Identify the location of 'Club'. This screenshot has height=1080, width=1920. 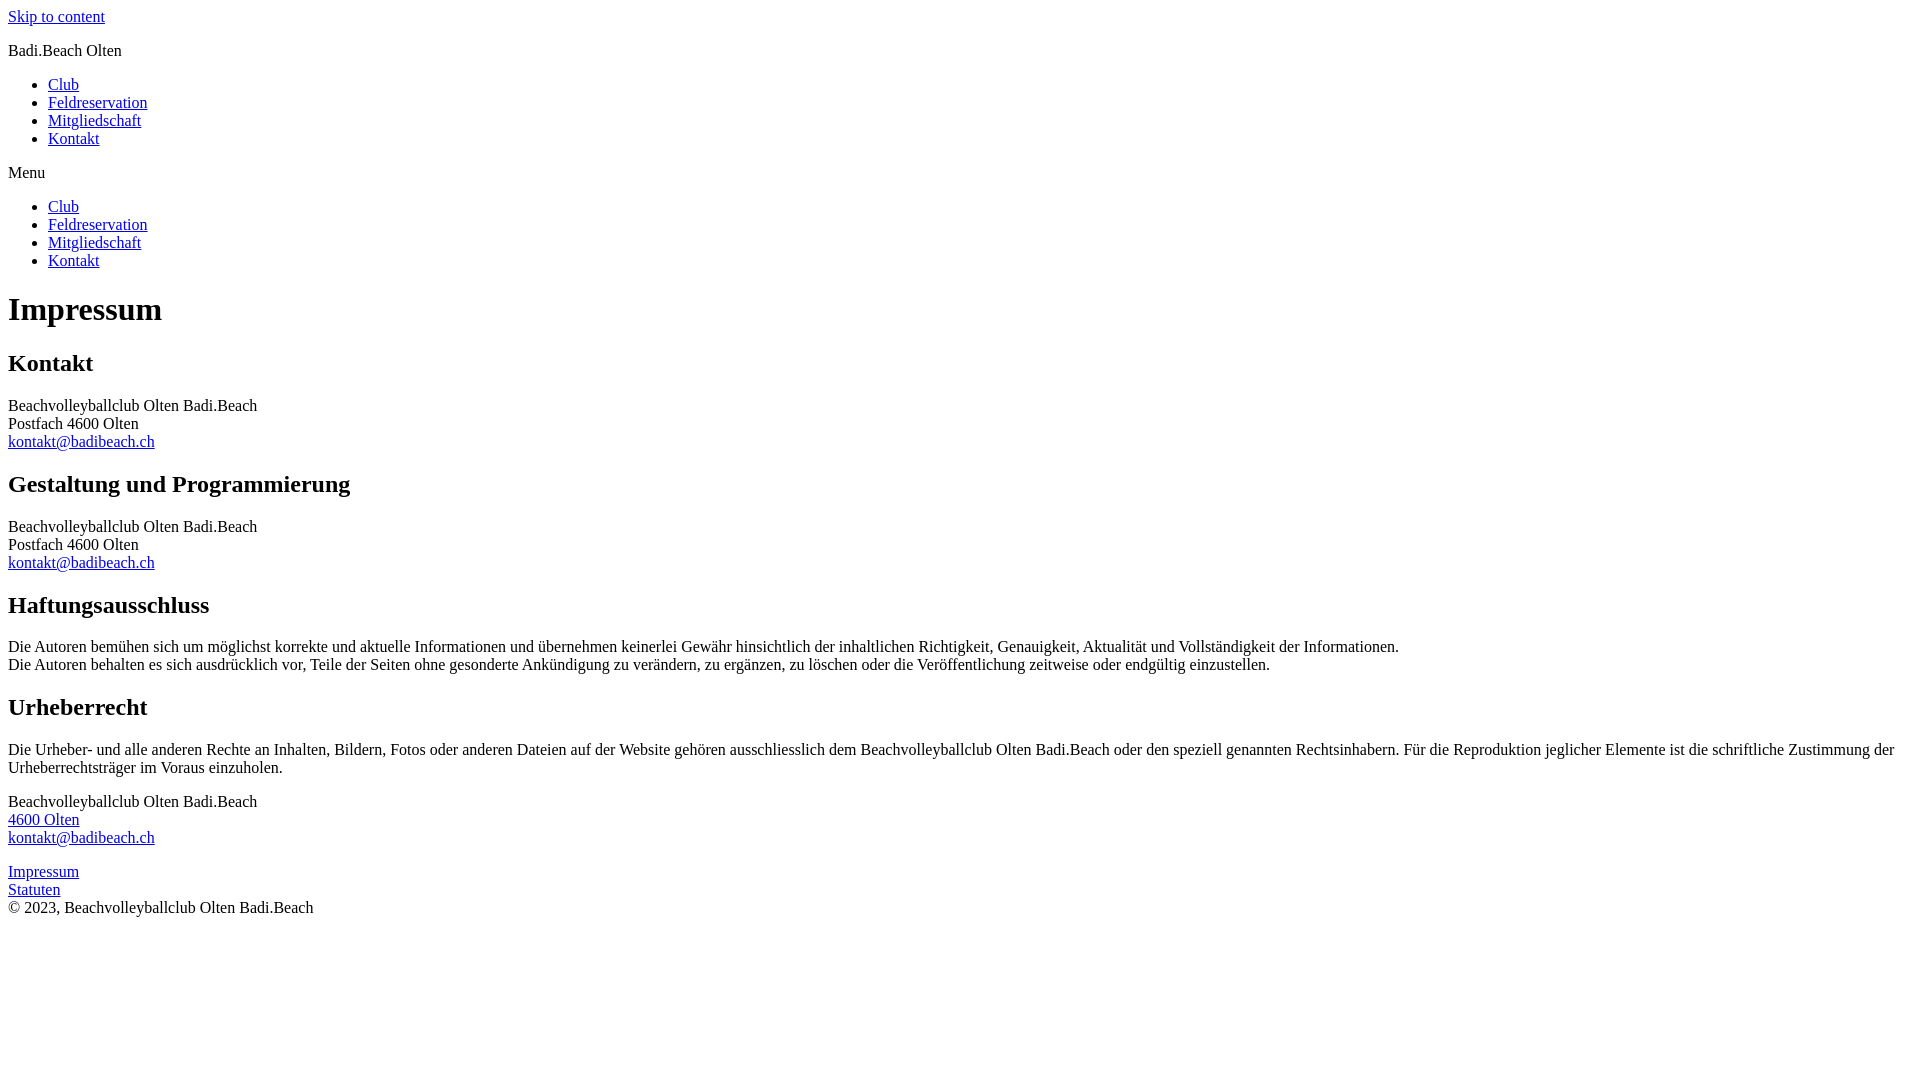
(63, 206).